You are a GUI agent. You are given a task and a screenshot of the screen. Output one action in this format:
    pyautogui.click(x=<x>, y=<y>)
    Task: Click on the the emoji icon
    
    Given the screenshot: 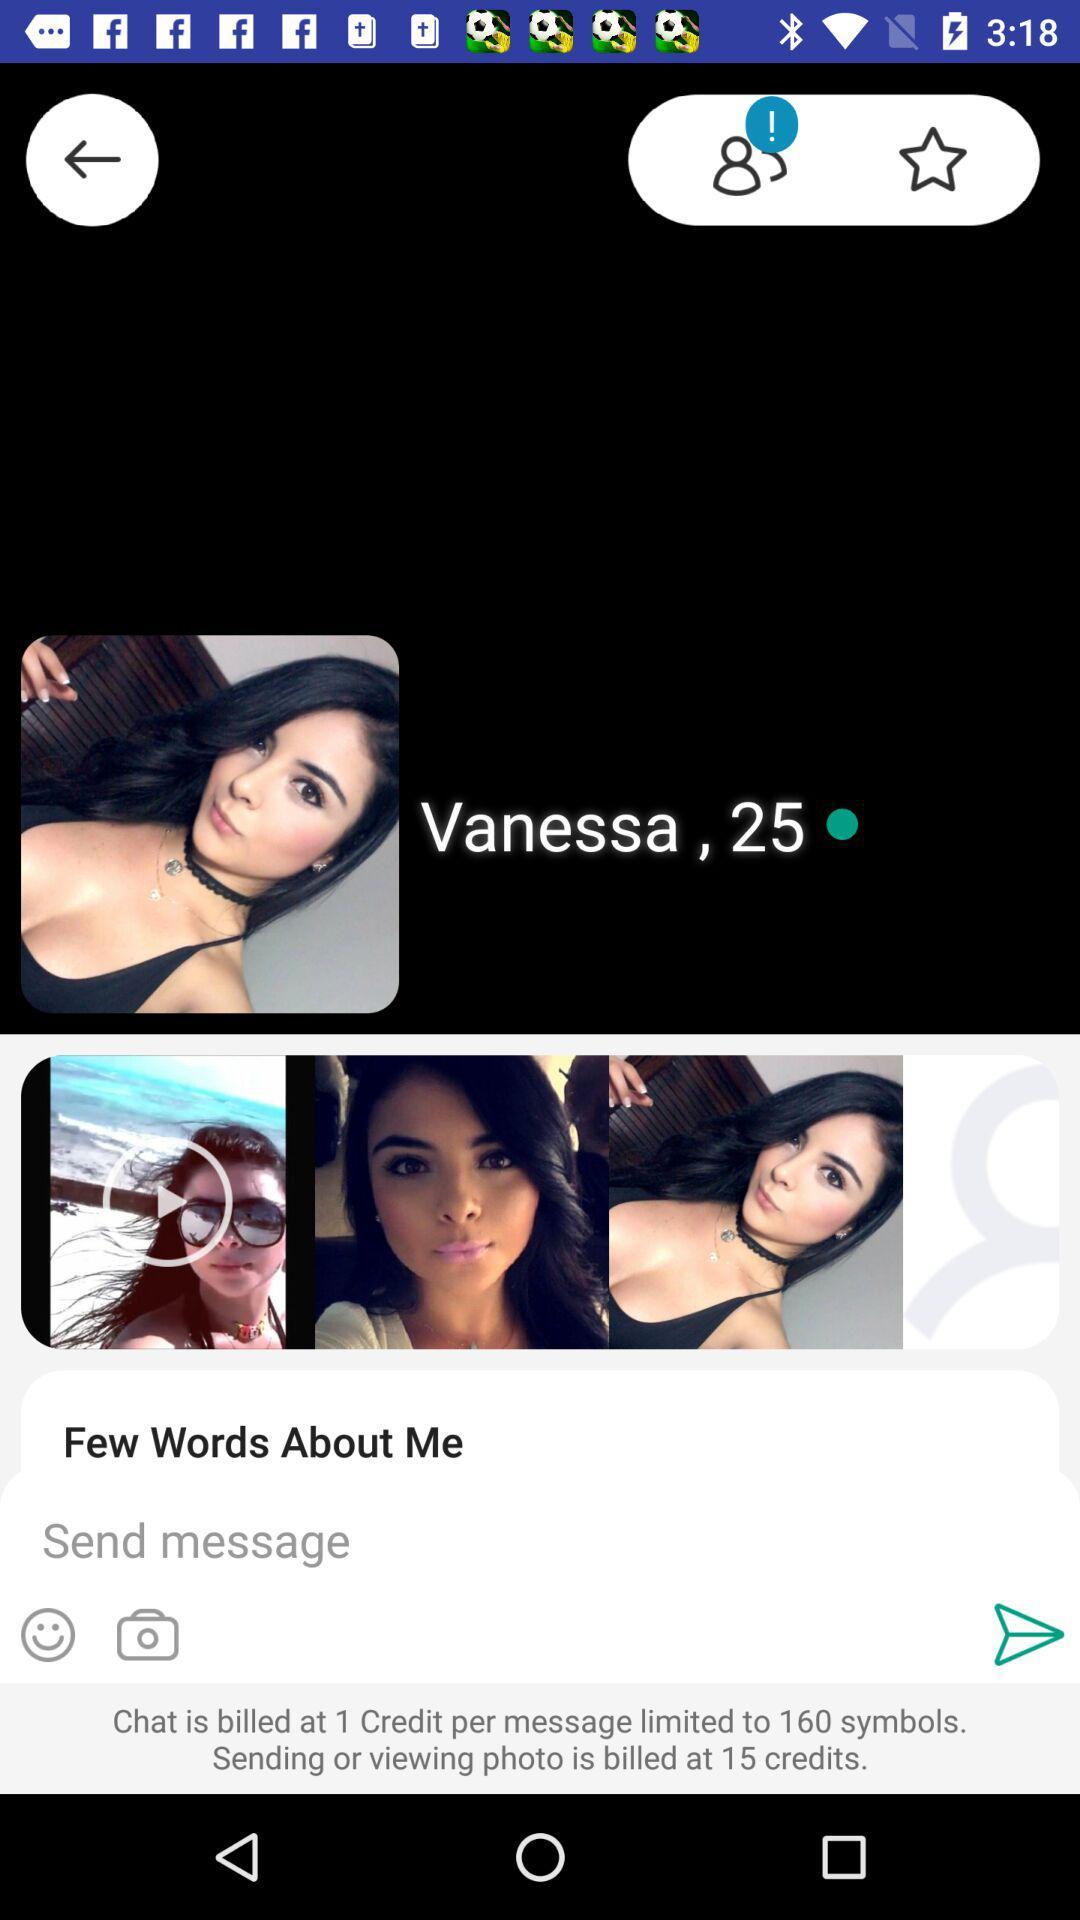 What is the action you would take?
    pyautogui.click(x=46, y=1635)
    